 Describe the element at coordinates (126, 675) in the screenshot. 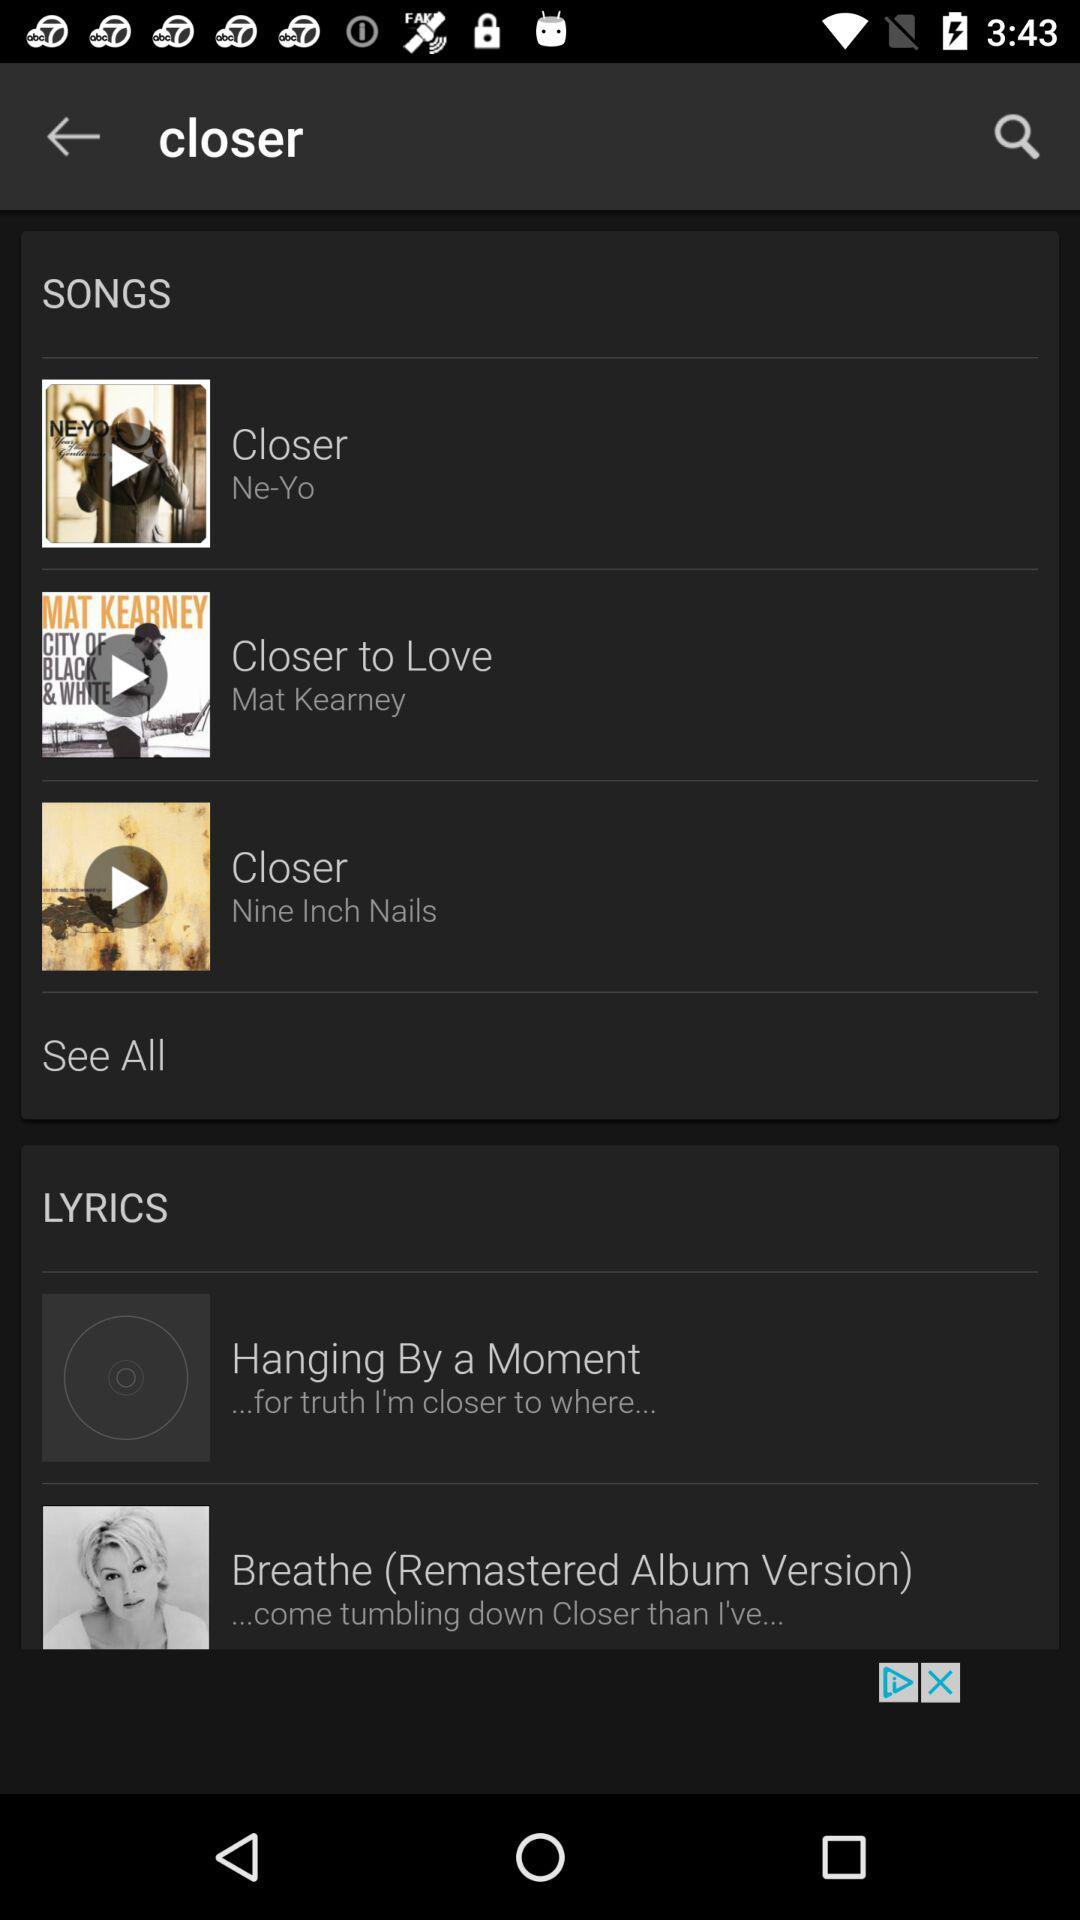

I see `the play icon` at that location.